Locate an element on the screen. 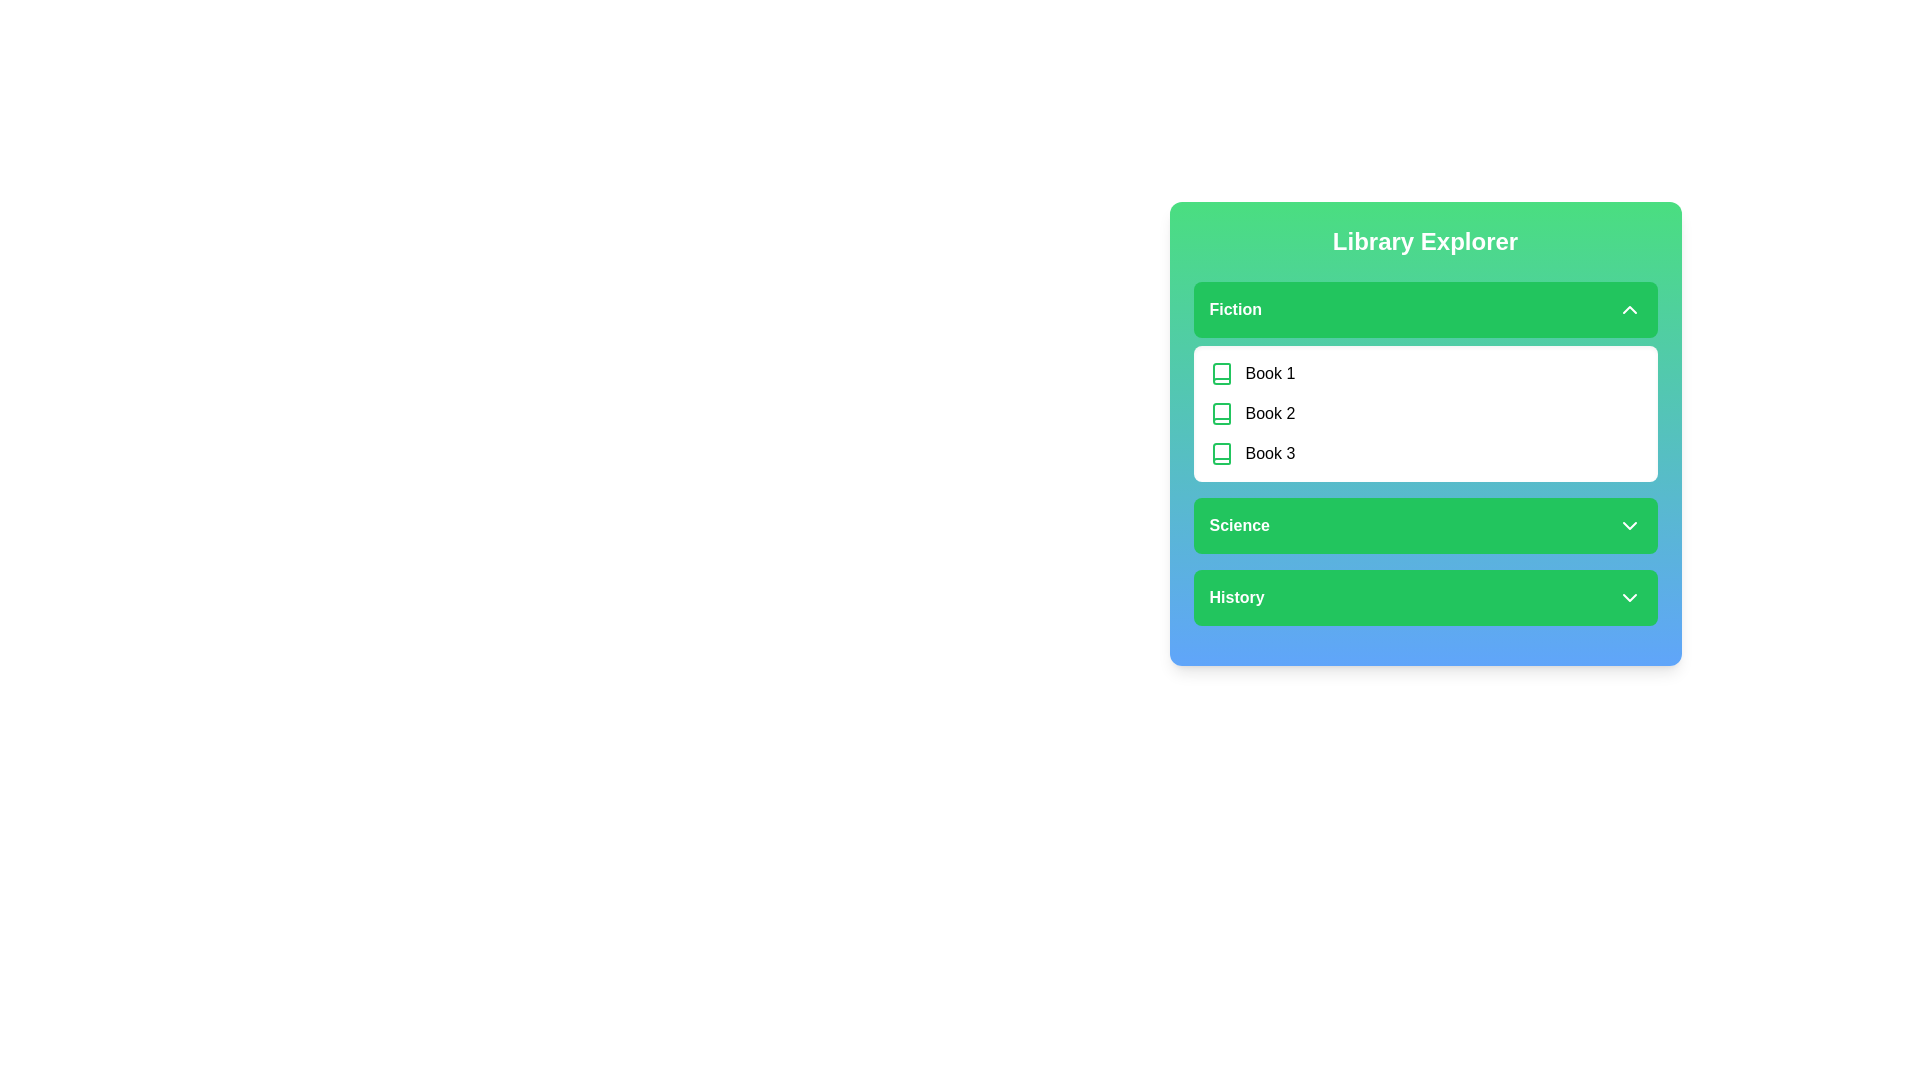 The image size is (1920, 1080). the toggle button of the section labeled Science to expand or collapse it is located at coordinates (1424, 524).